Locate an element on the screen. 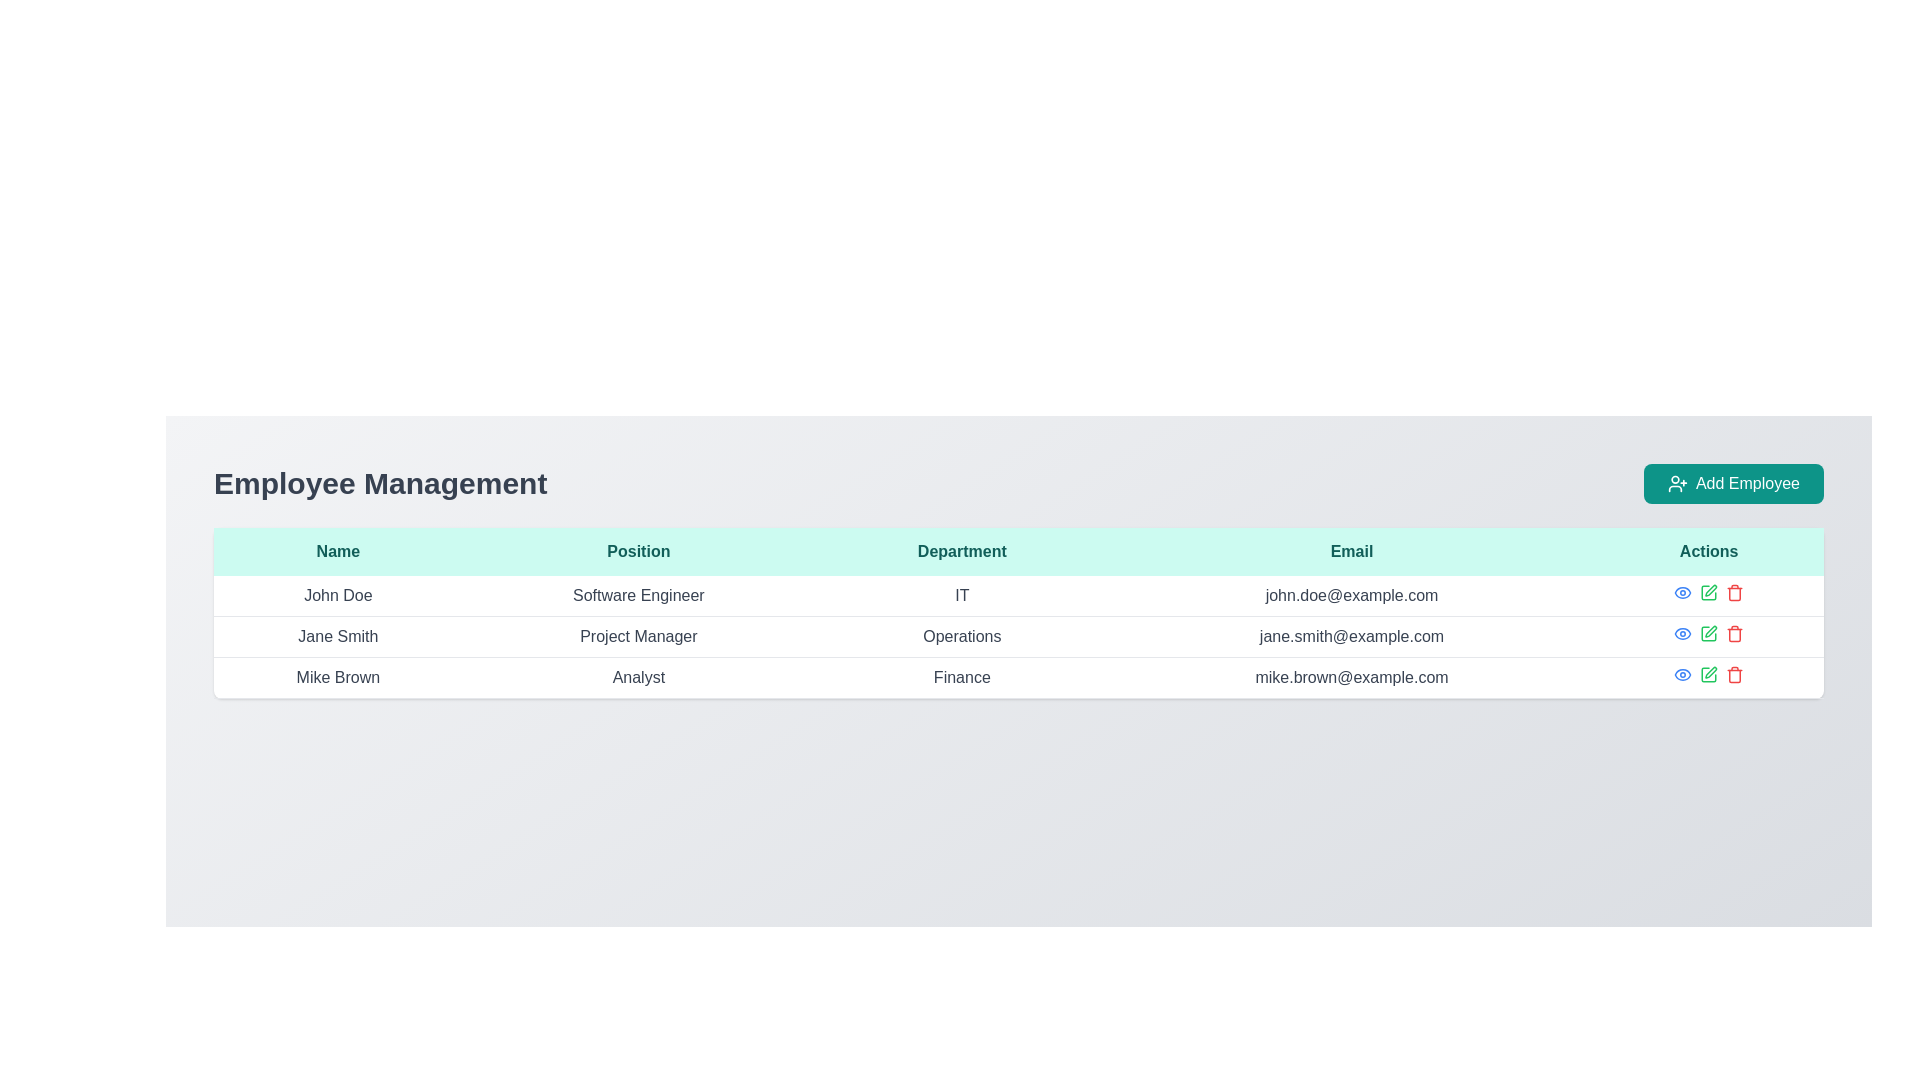 Image resolution: width=1920 pixels, height=1080 pixels. the red trash bin icon representing a delete action in the 'Actions' column for the employee 'Mike Brown' is located at coordinates (1734, 592).